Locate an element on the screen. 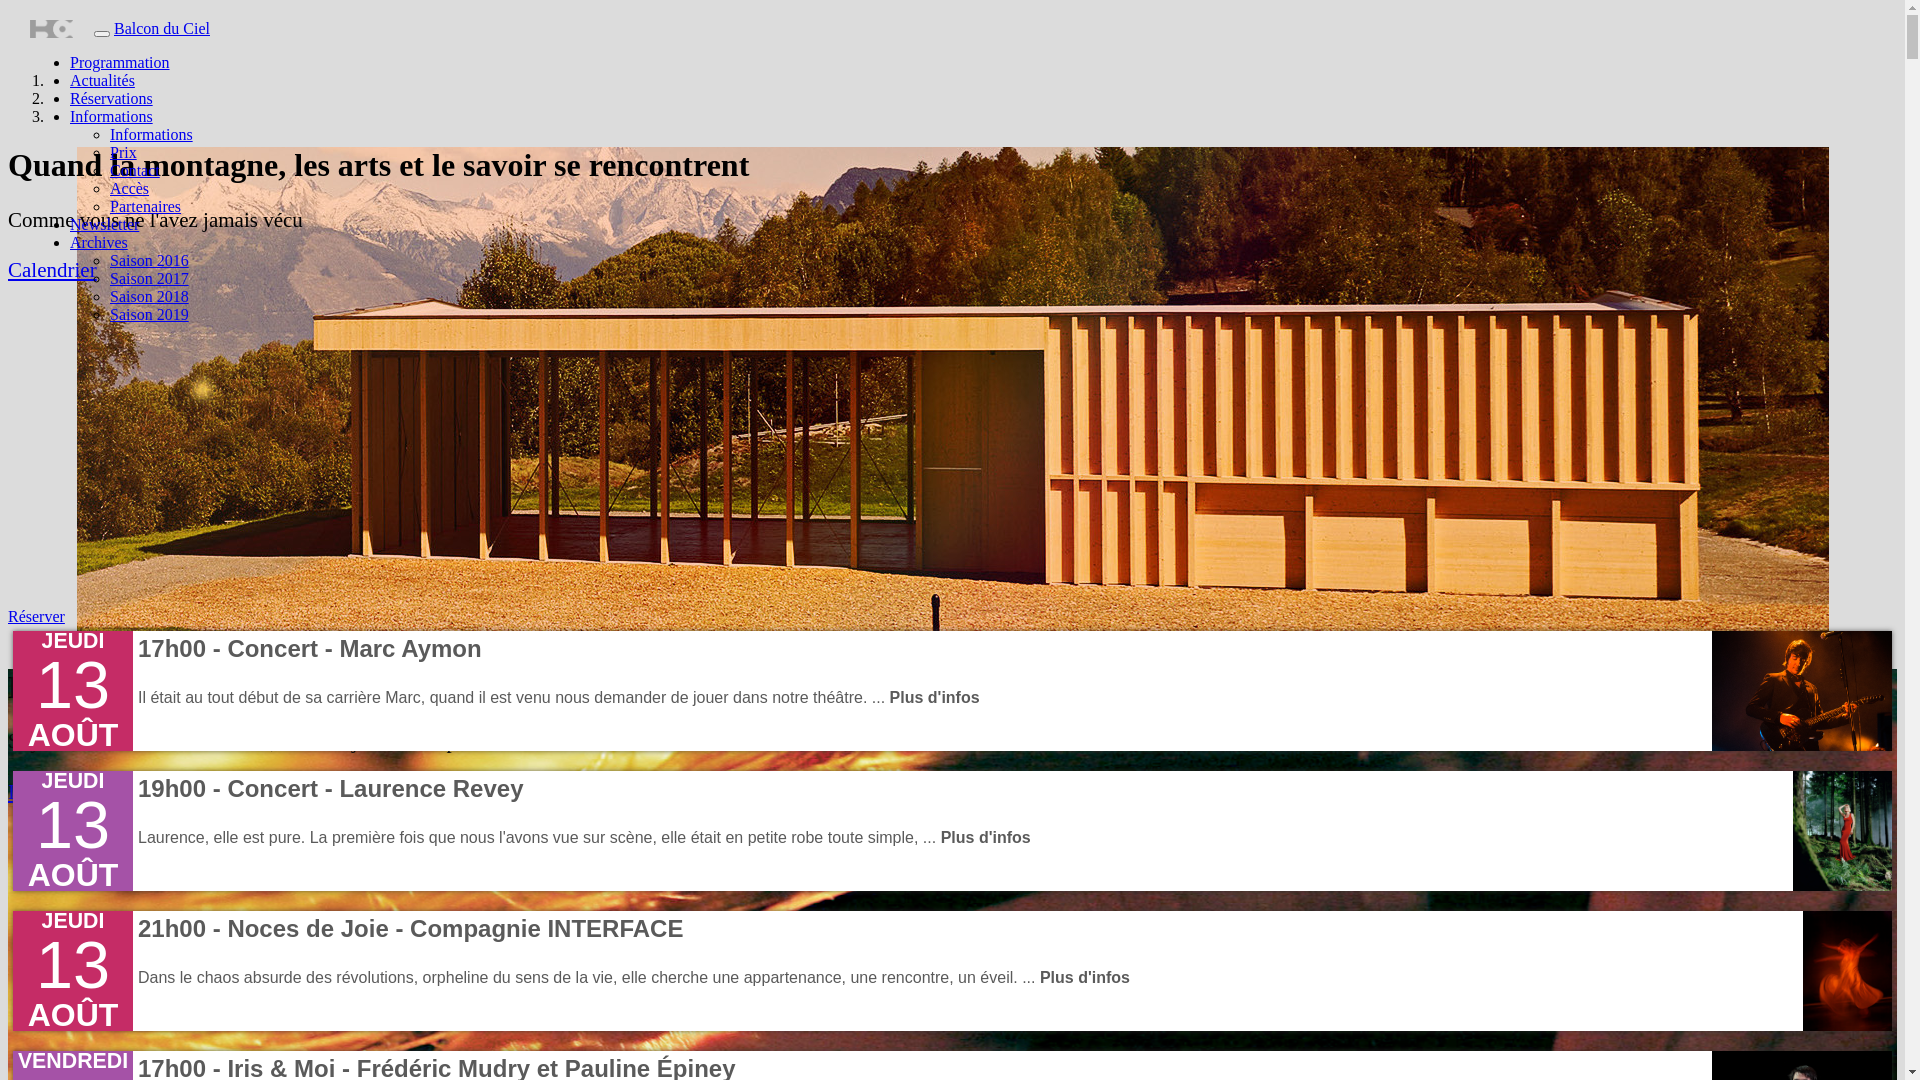 The height and width of the screenshot is (1080, 1920). 'Saison 2018' is located at coordinates (148, 296).